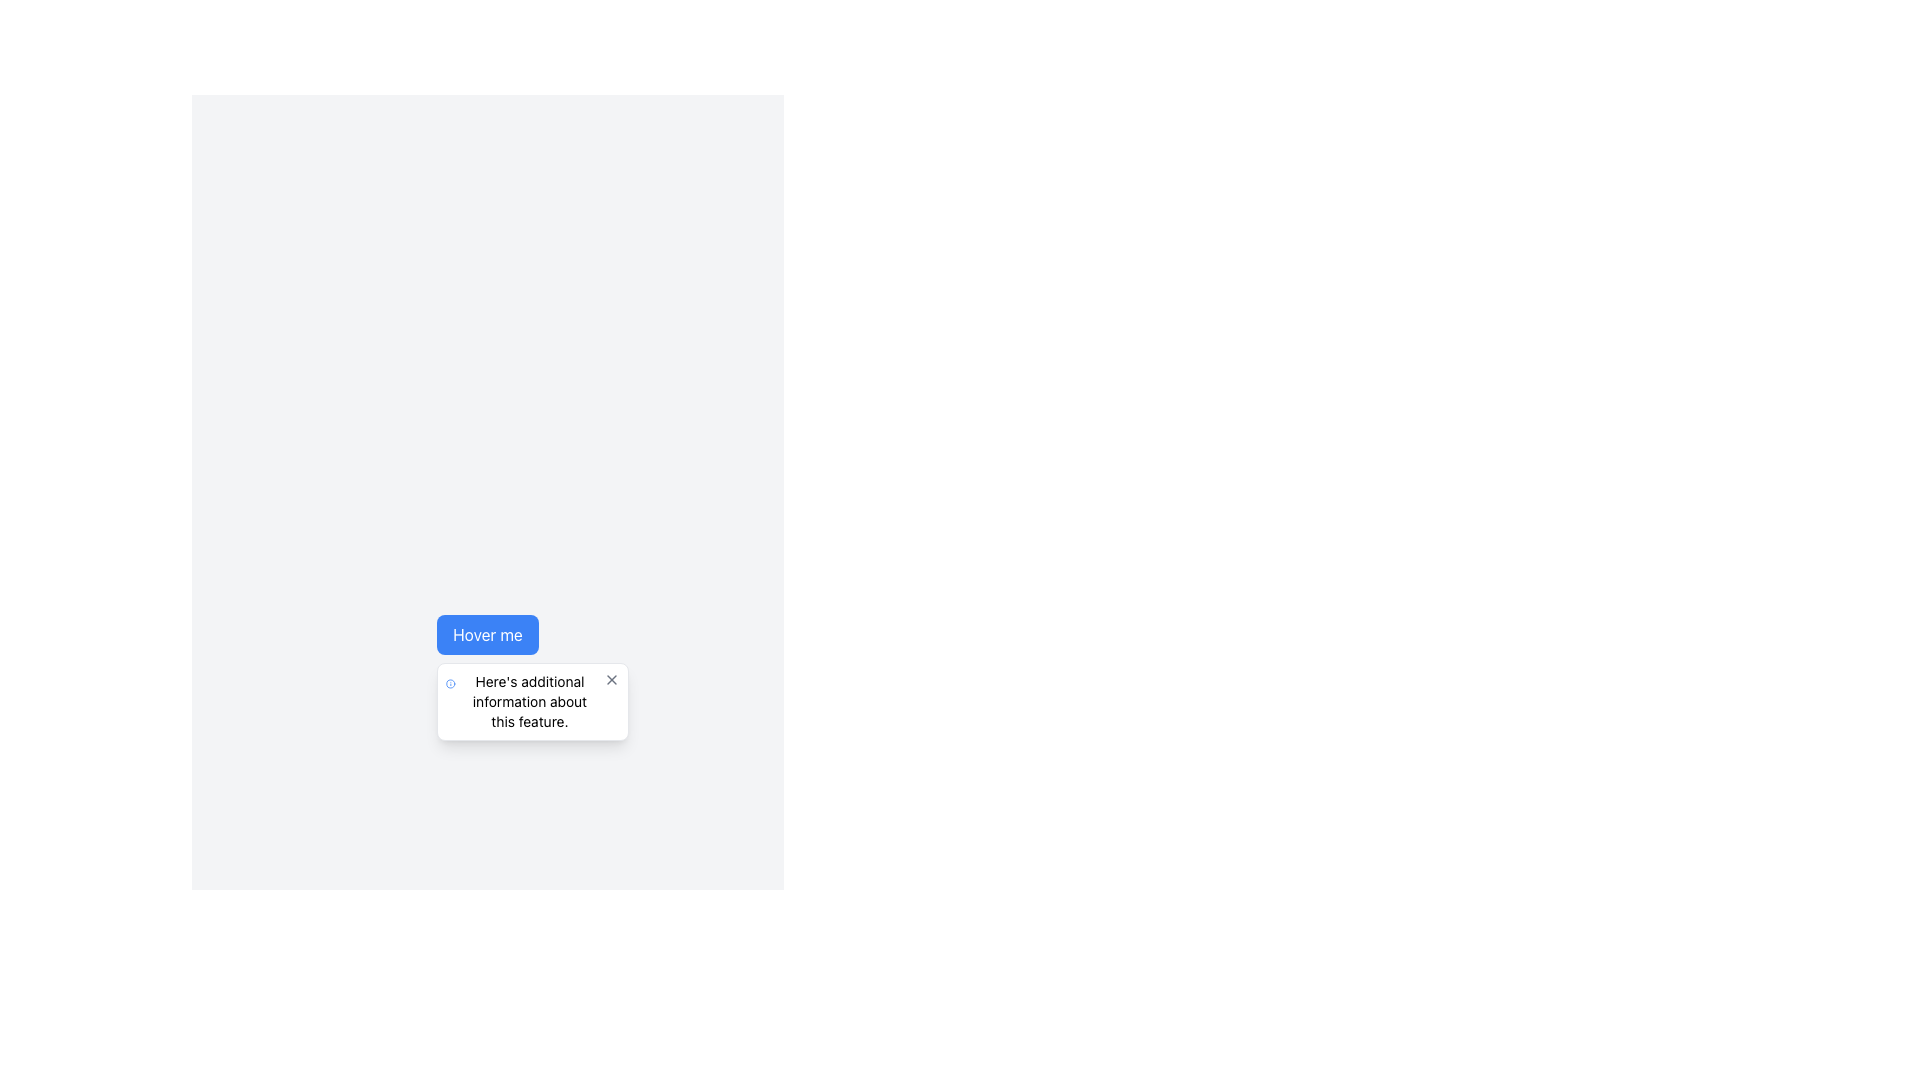  Describe the element at coordinates (529, 701) in the screenshot. I see `the tooltip text display that shows 'Here's additional information about this feature.'` at that location.